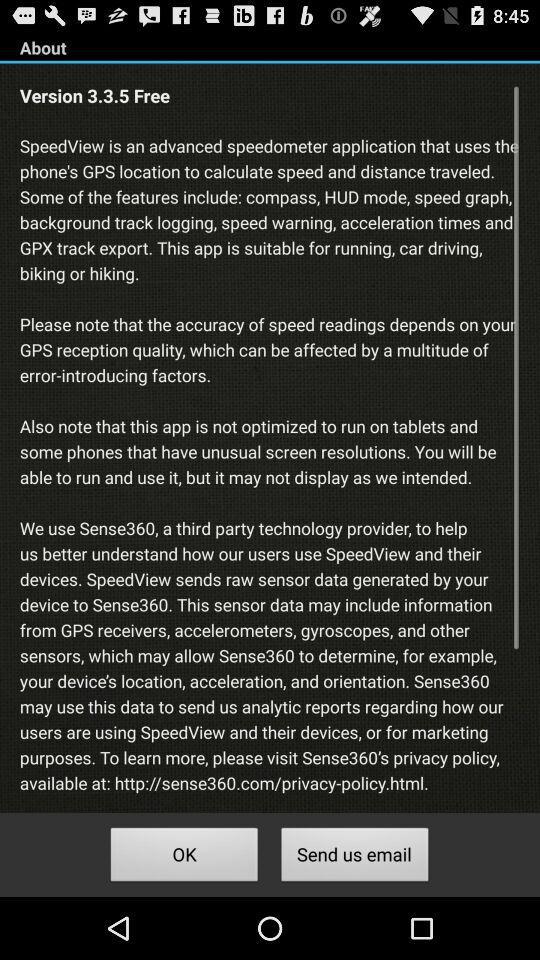 The height and width of the screenshot is (960, 540). What do you see at coordinates (354, 856) in the screenshot?
I see `icon to the right of ok` at bounding box center [354, 856].